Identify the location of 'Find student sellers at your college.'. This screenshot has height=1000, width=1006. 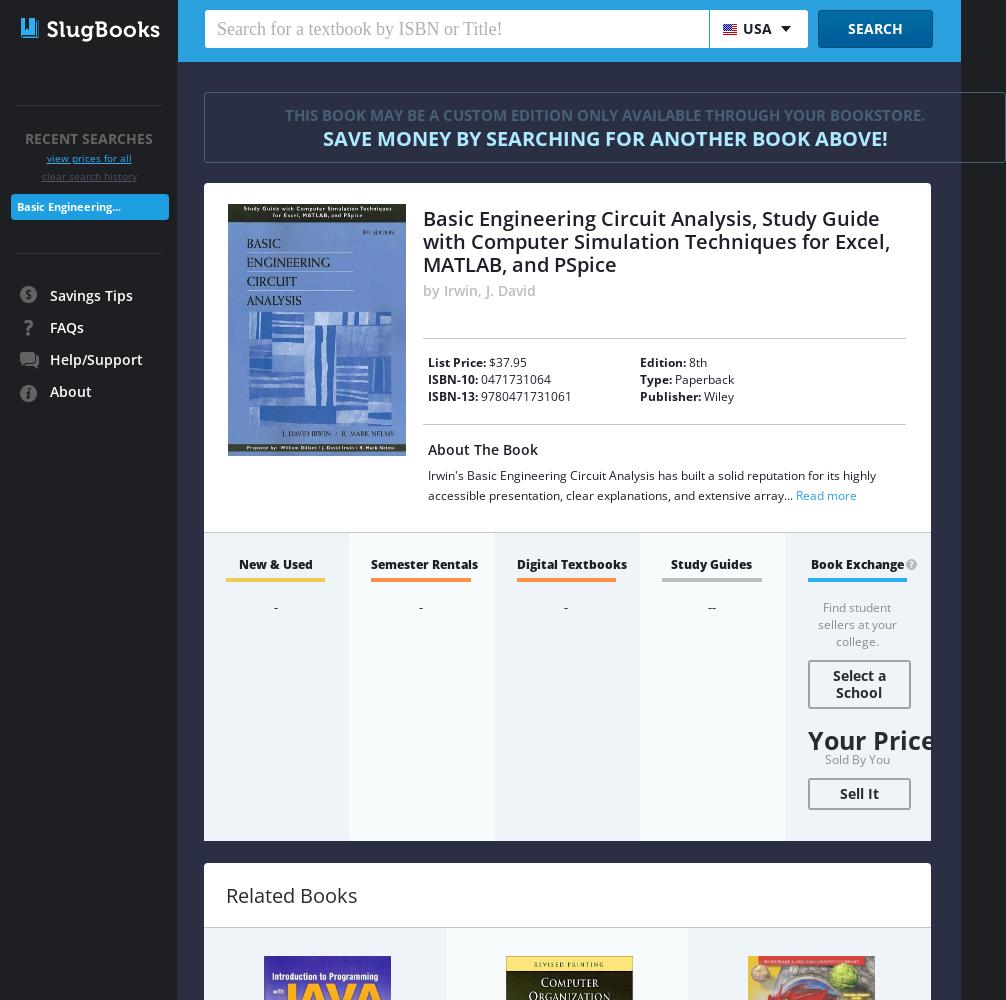
(855, 623).